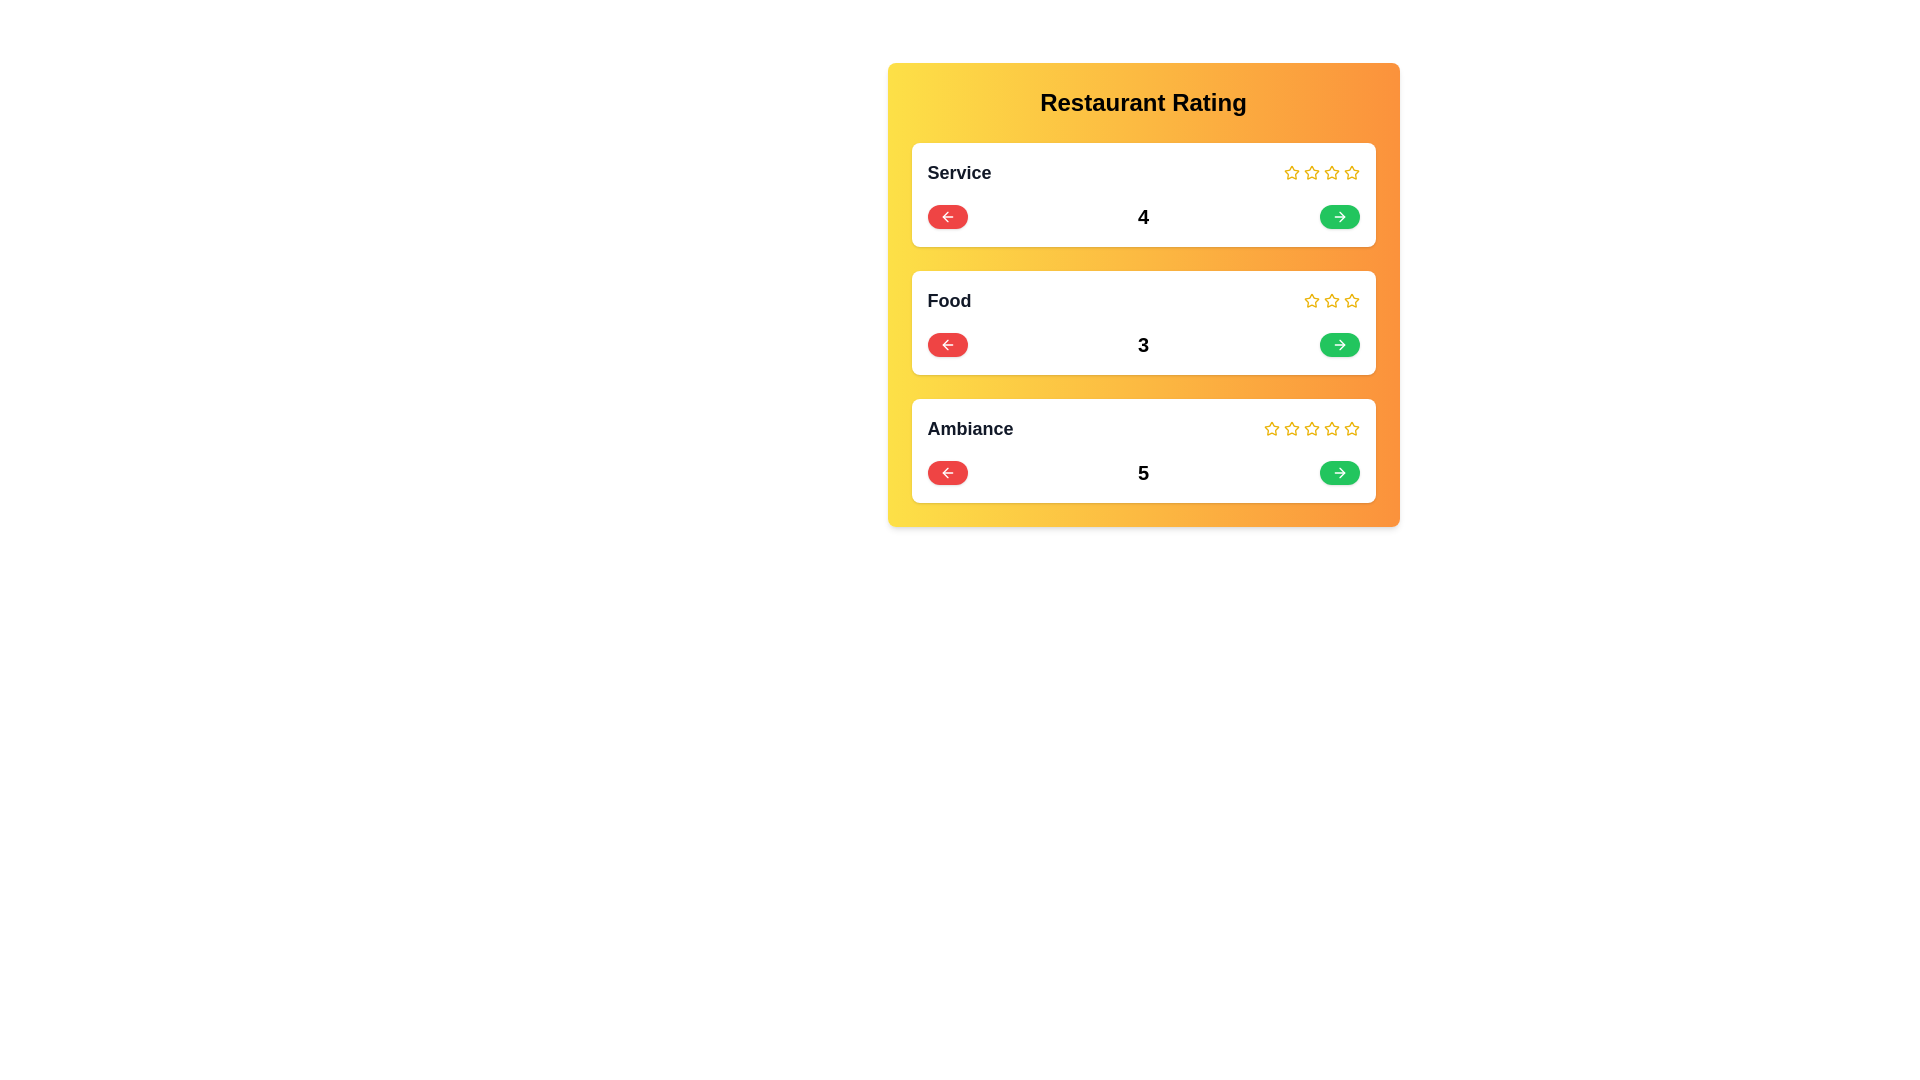 This screenshot has width=1920, height=1080. I want to click on the rightmost button in the 'Food' rating section for keyboard interactions, so click(1339, 343).